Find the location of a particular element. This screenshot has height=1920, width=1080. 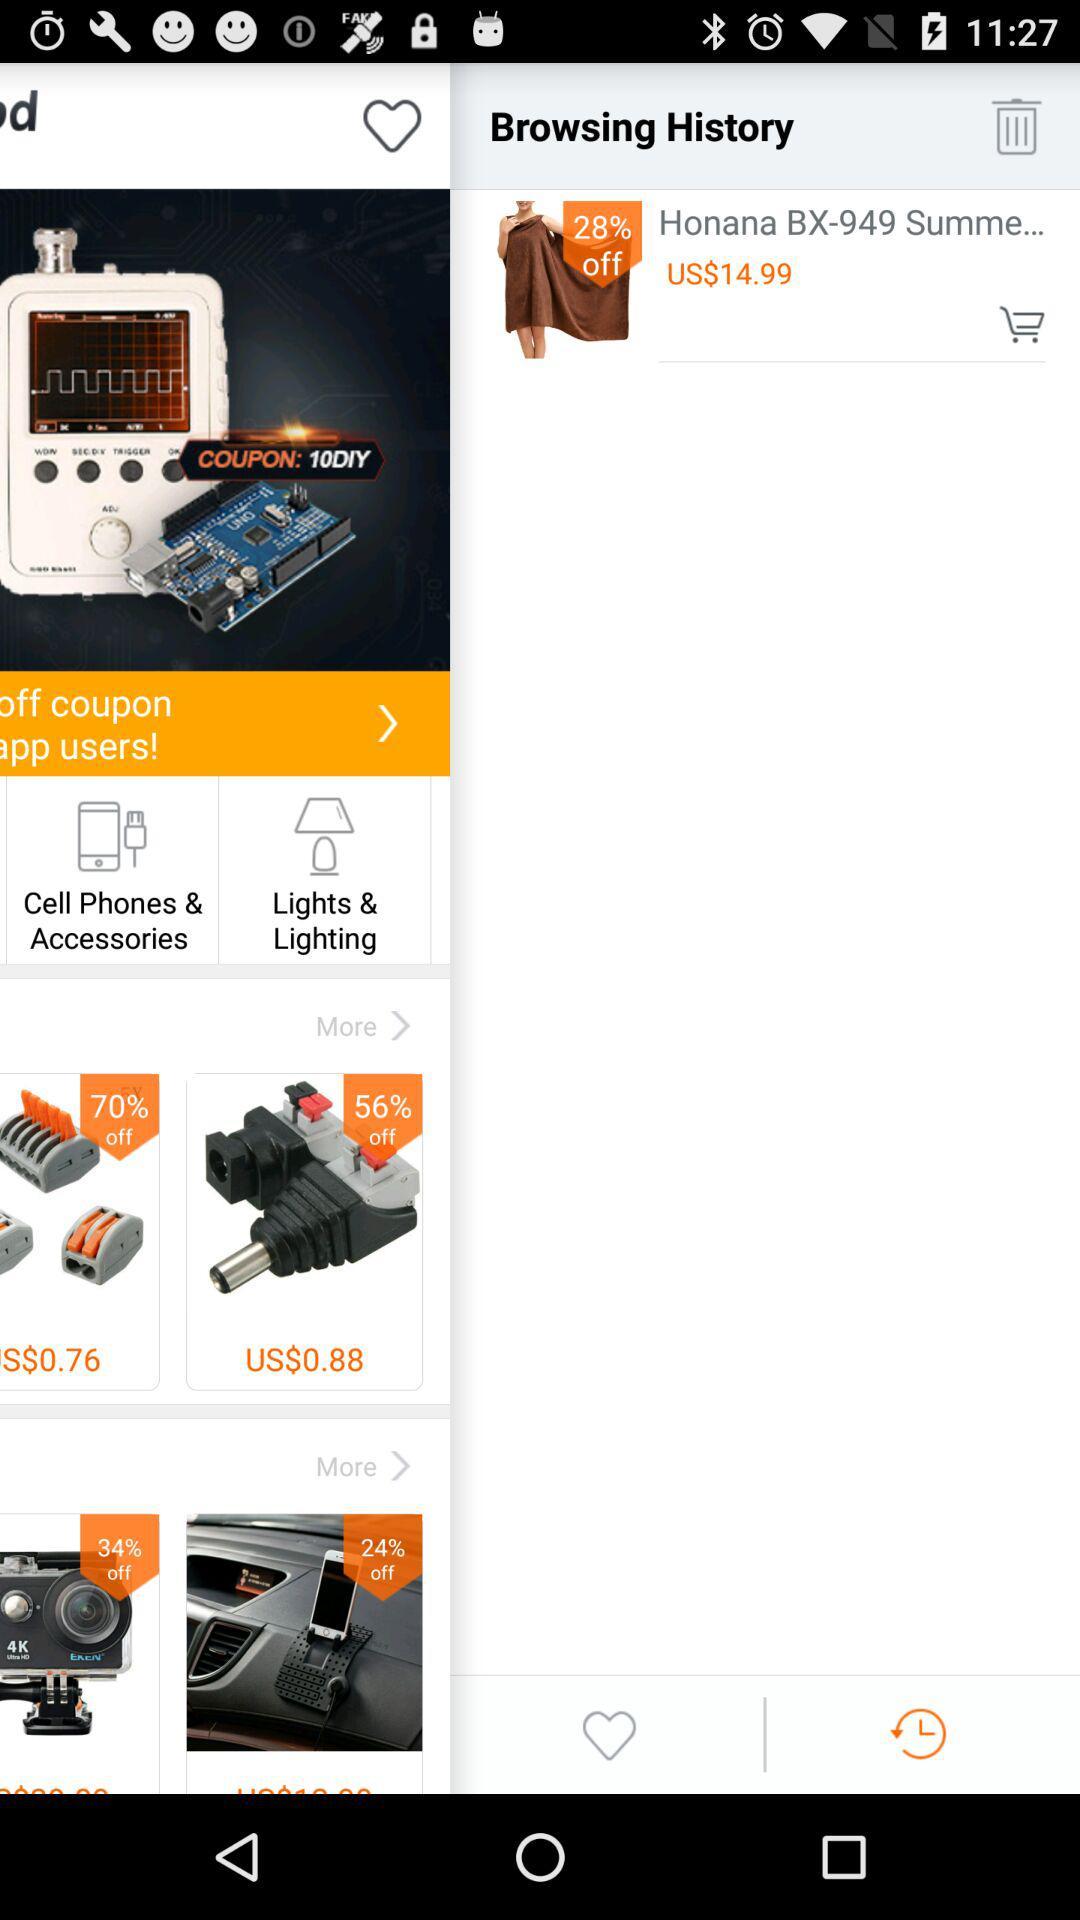

the icon next to the honana bx 949 is located at coordinates (563, 278).